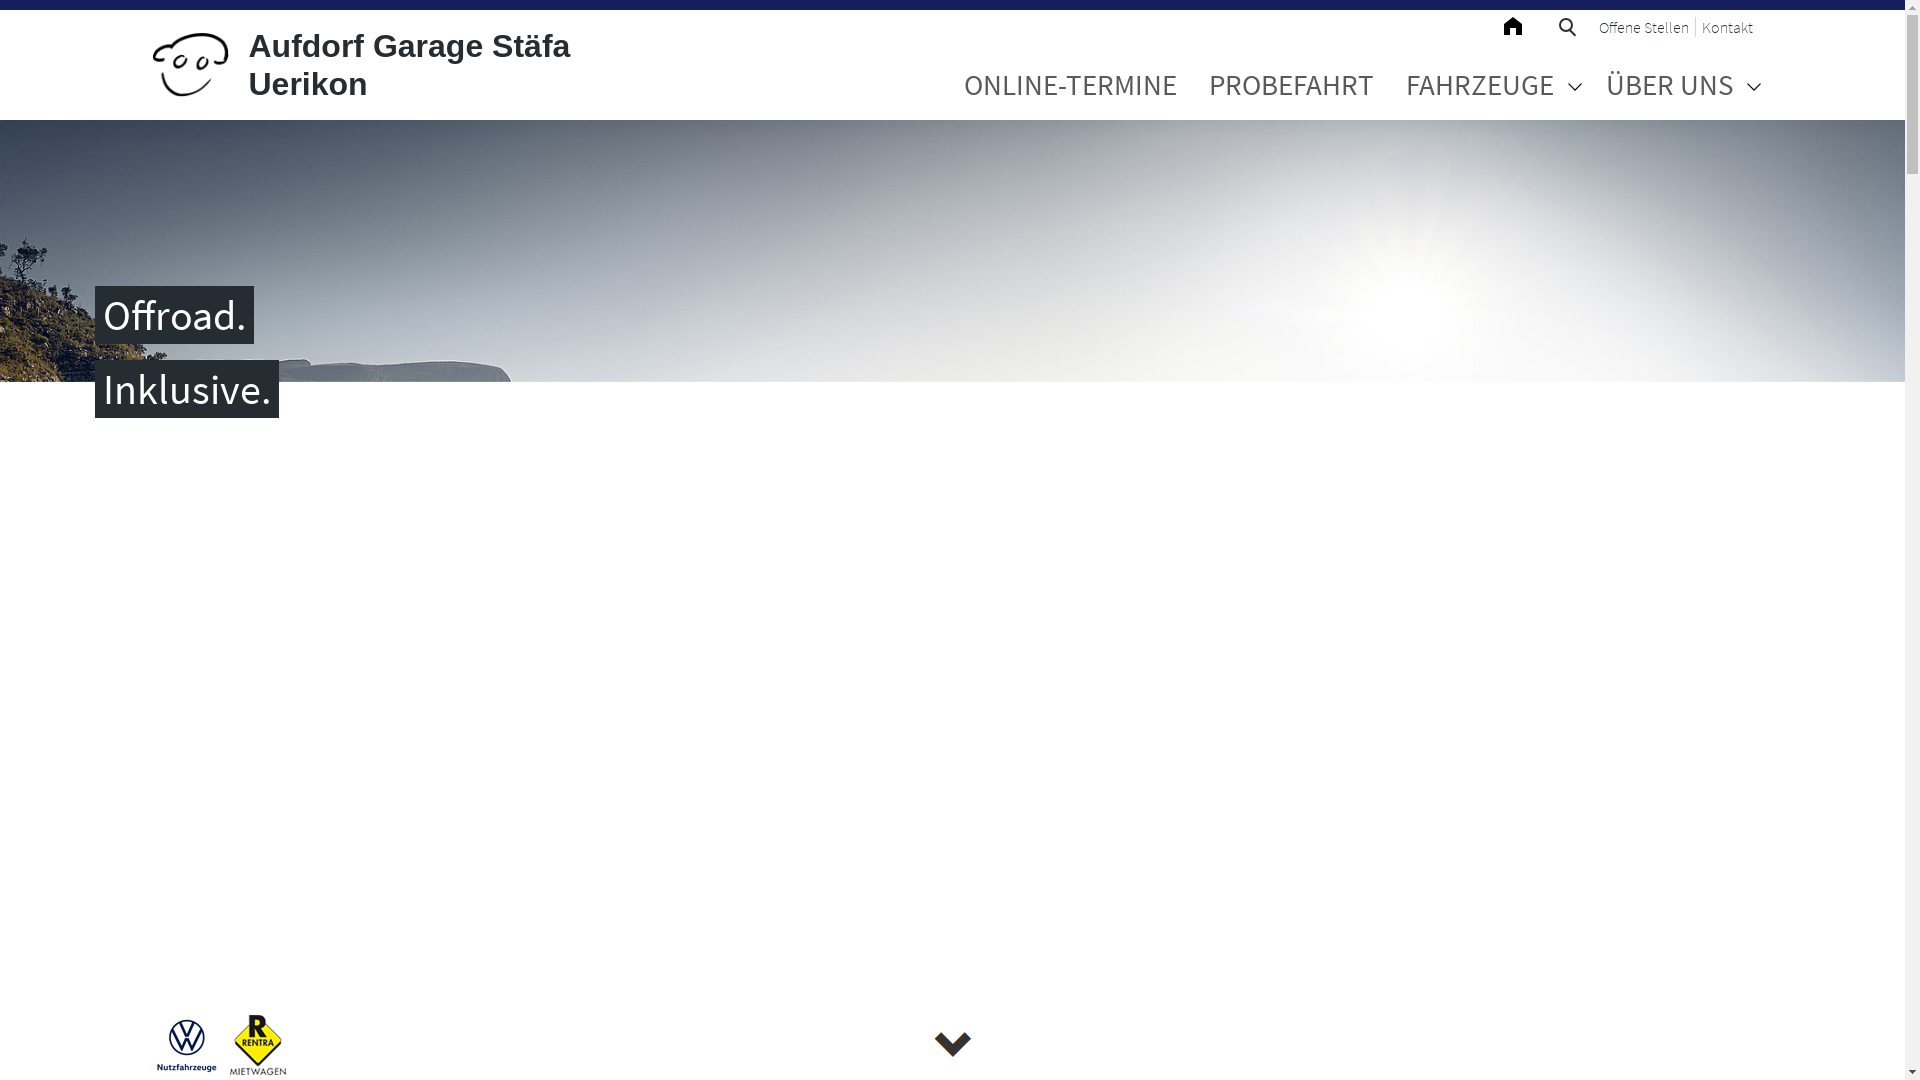  What do you see at coordinates (1479, 84) in the screenshot?
I see `'FAHRZEUGE'` at bounding box center [1479, 84].